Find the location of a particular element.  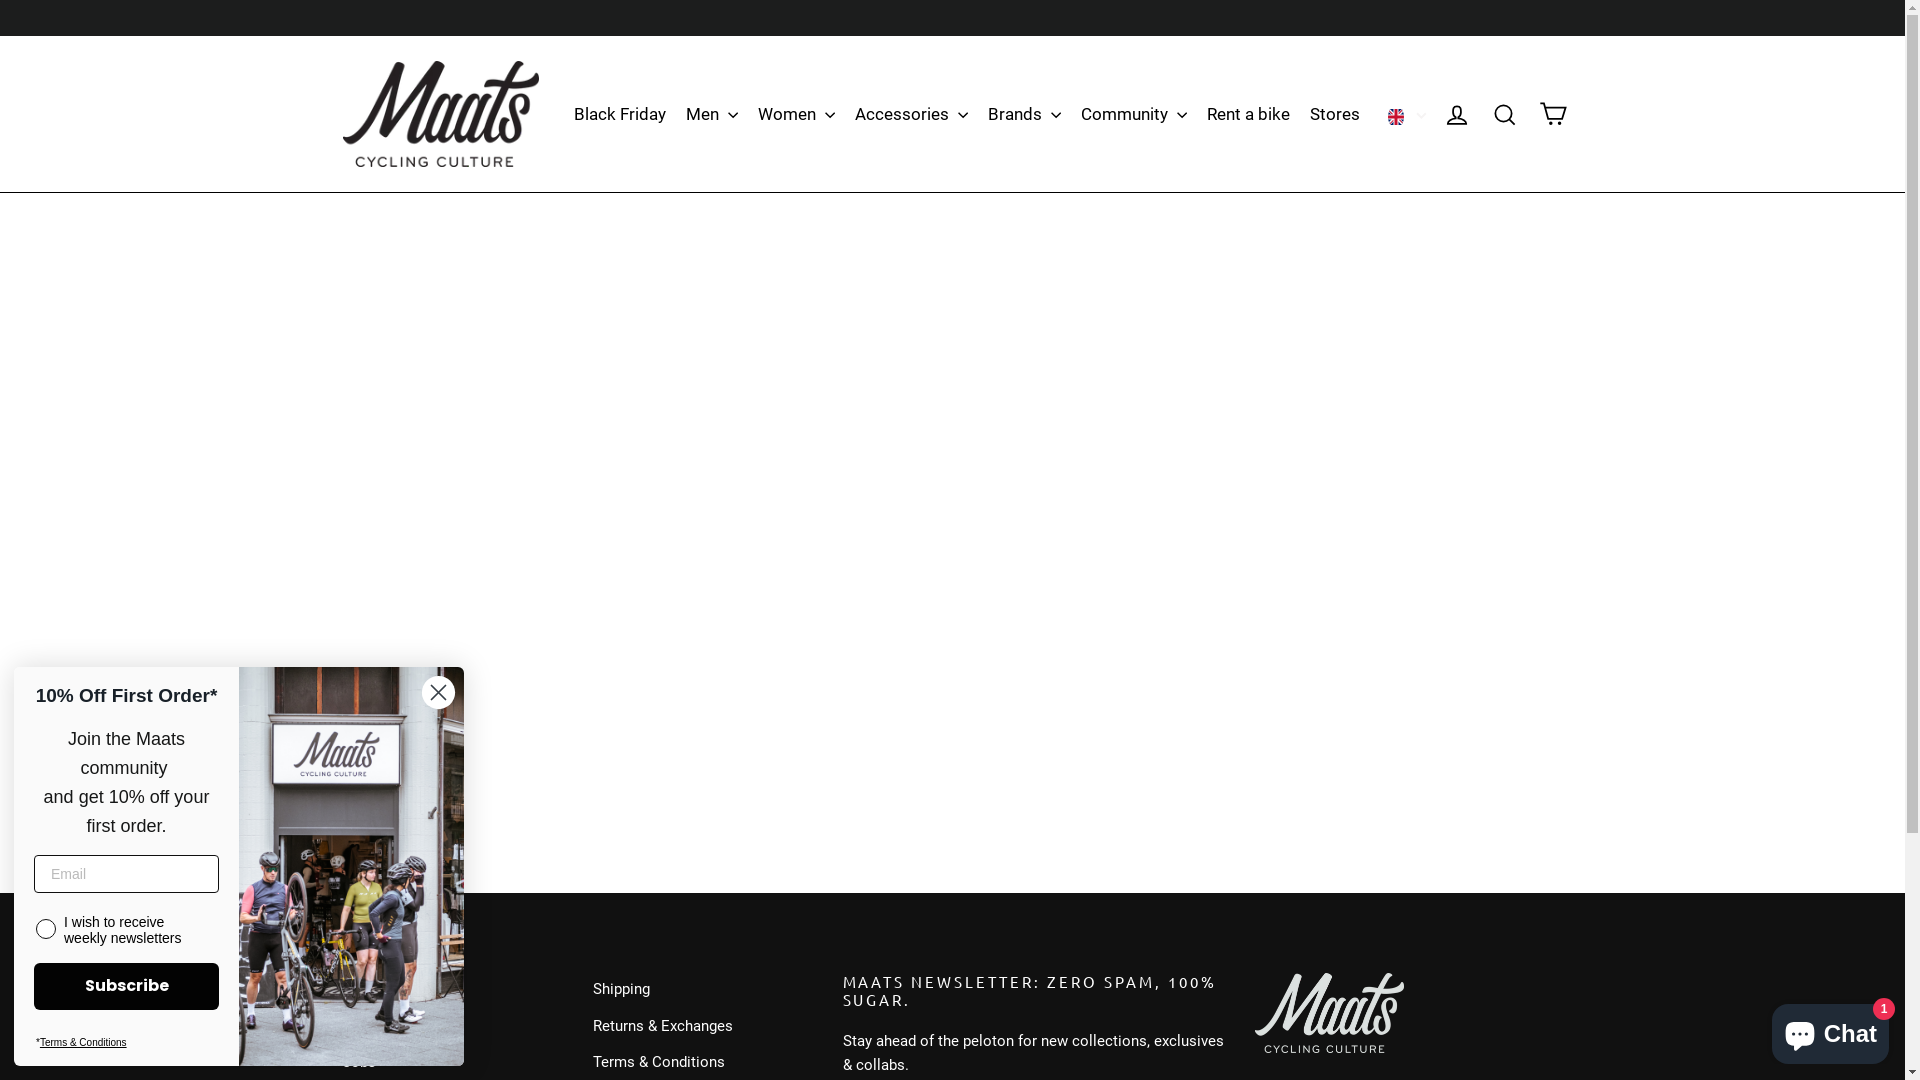

'Subscribe' is located at coordinates (125, 985).